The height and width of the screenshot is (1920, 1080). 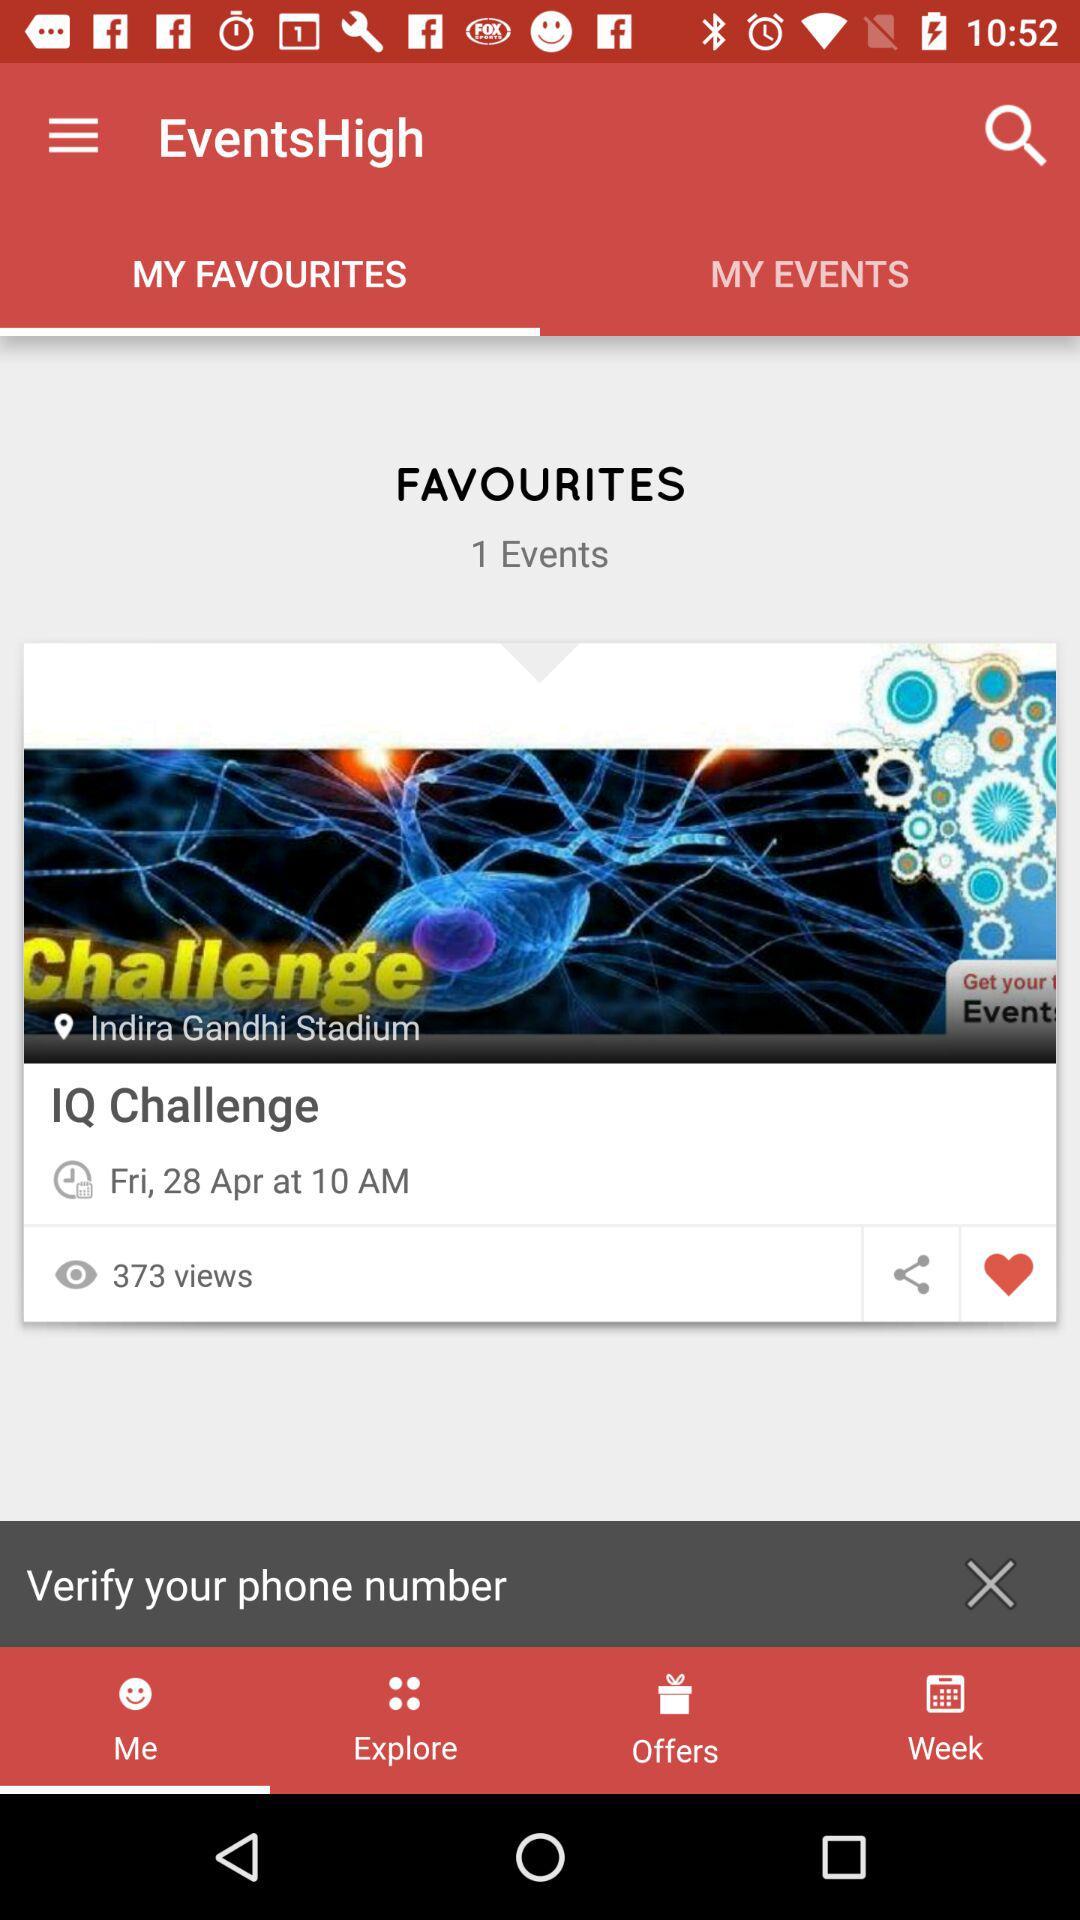 I want to click on the icon next to the offers, so click(x=945, y=1719).